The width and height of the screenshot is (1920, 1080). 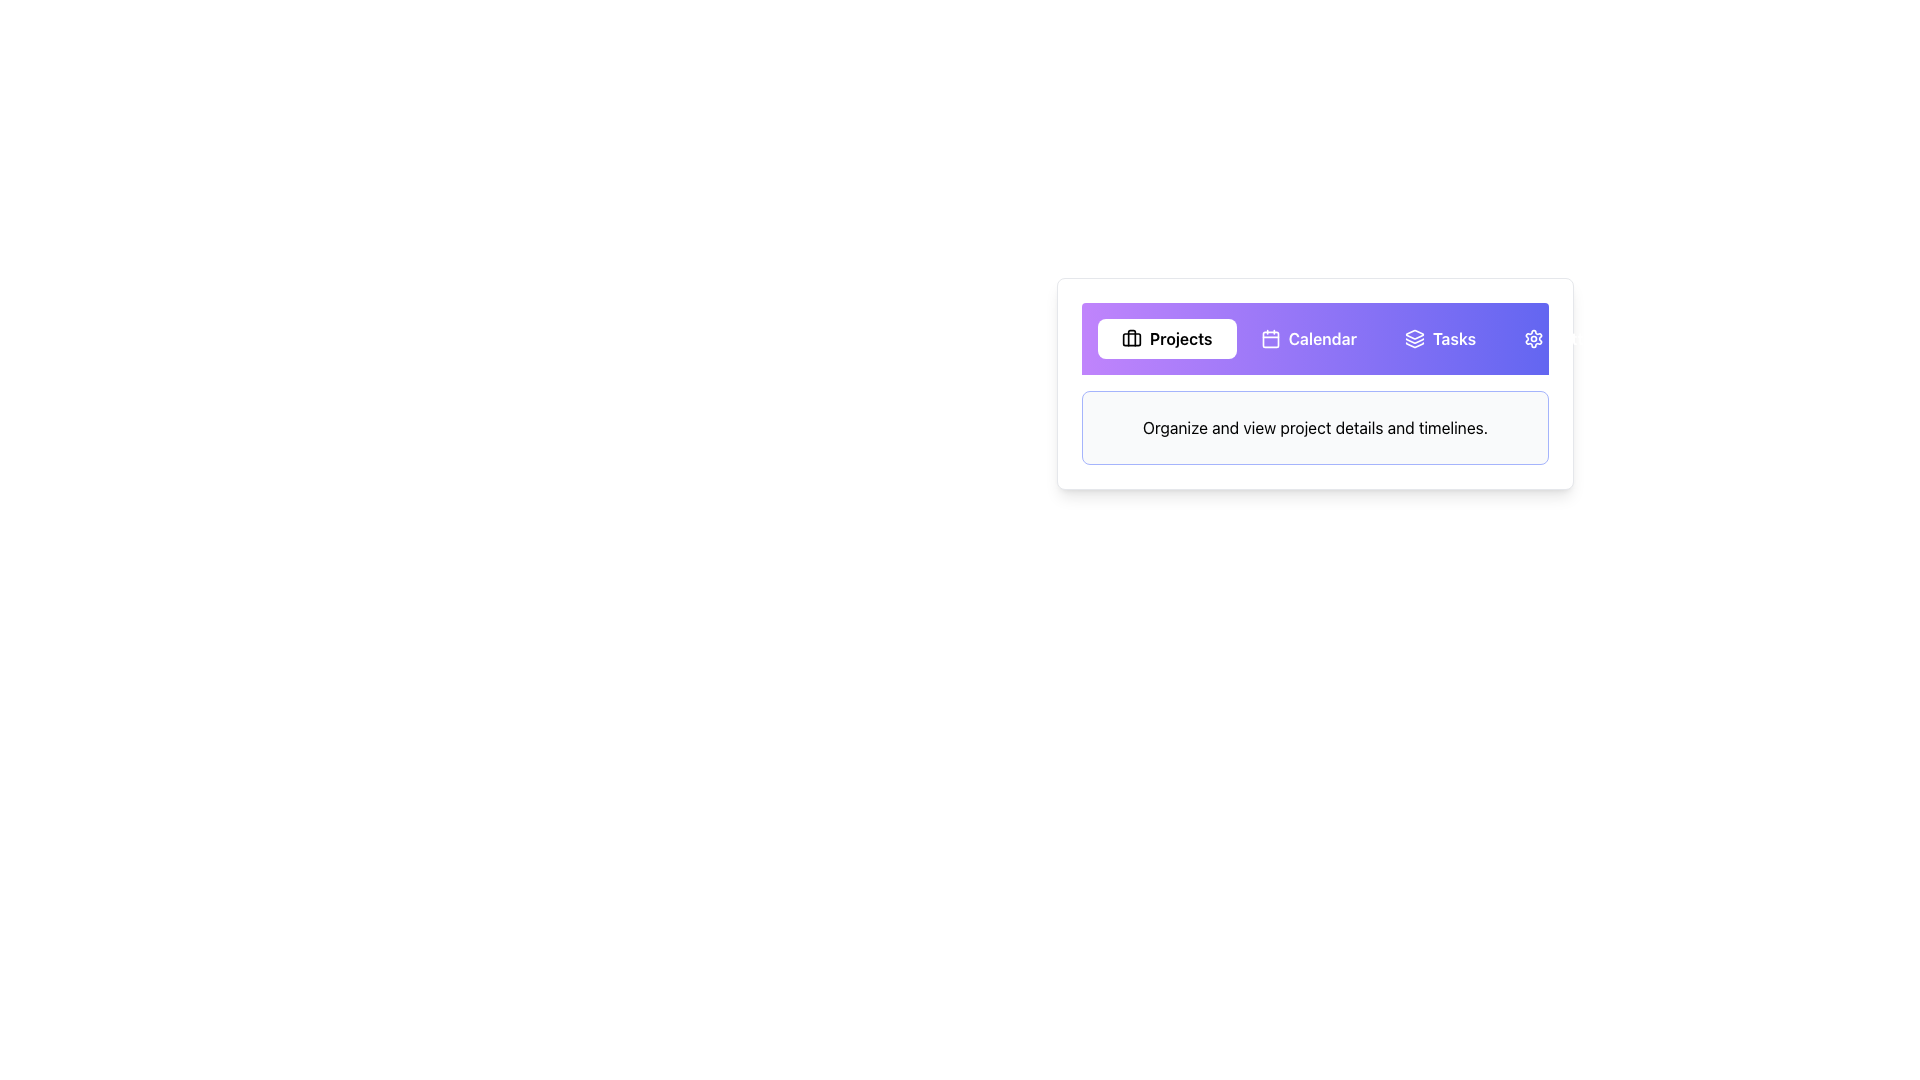 I want to click on the calendar icon, which is a minimalist outline style icon with a square base and rounded corners, located in the second option group labeled 'Calendar', so click(x=1269, y=338).